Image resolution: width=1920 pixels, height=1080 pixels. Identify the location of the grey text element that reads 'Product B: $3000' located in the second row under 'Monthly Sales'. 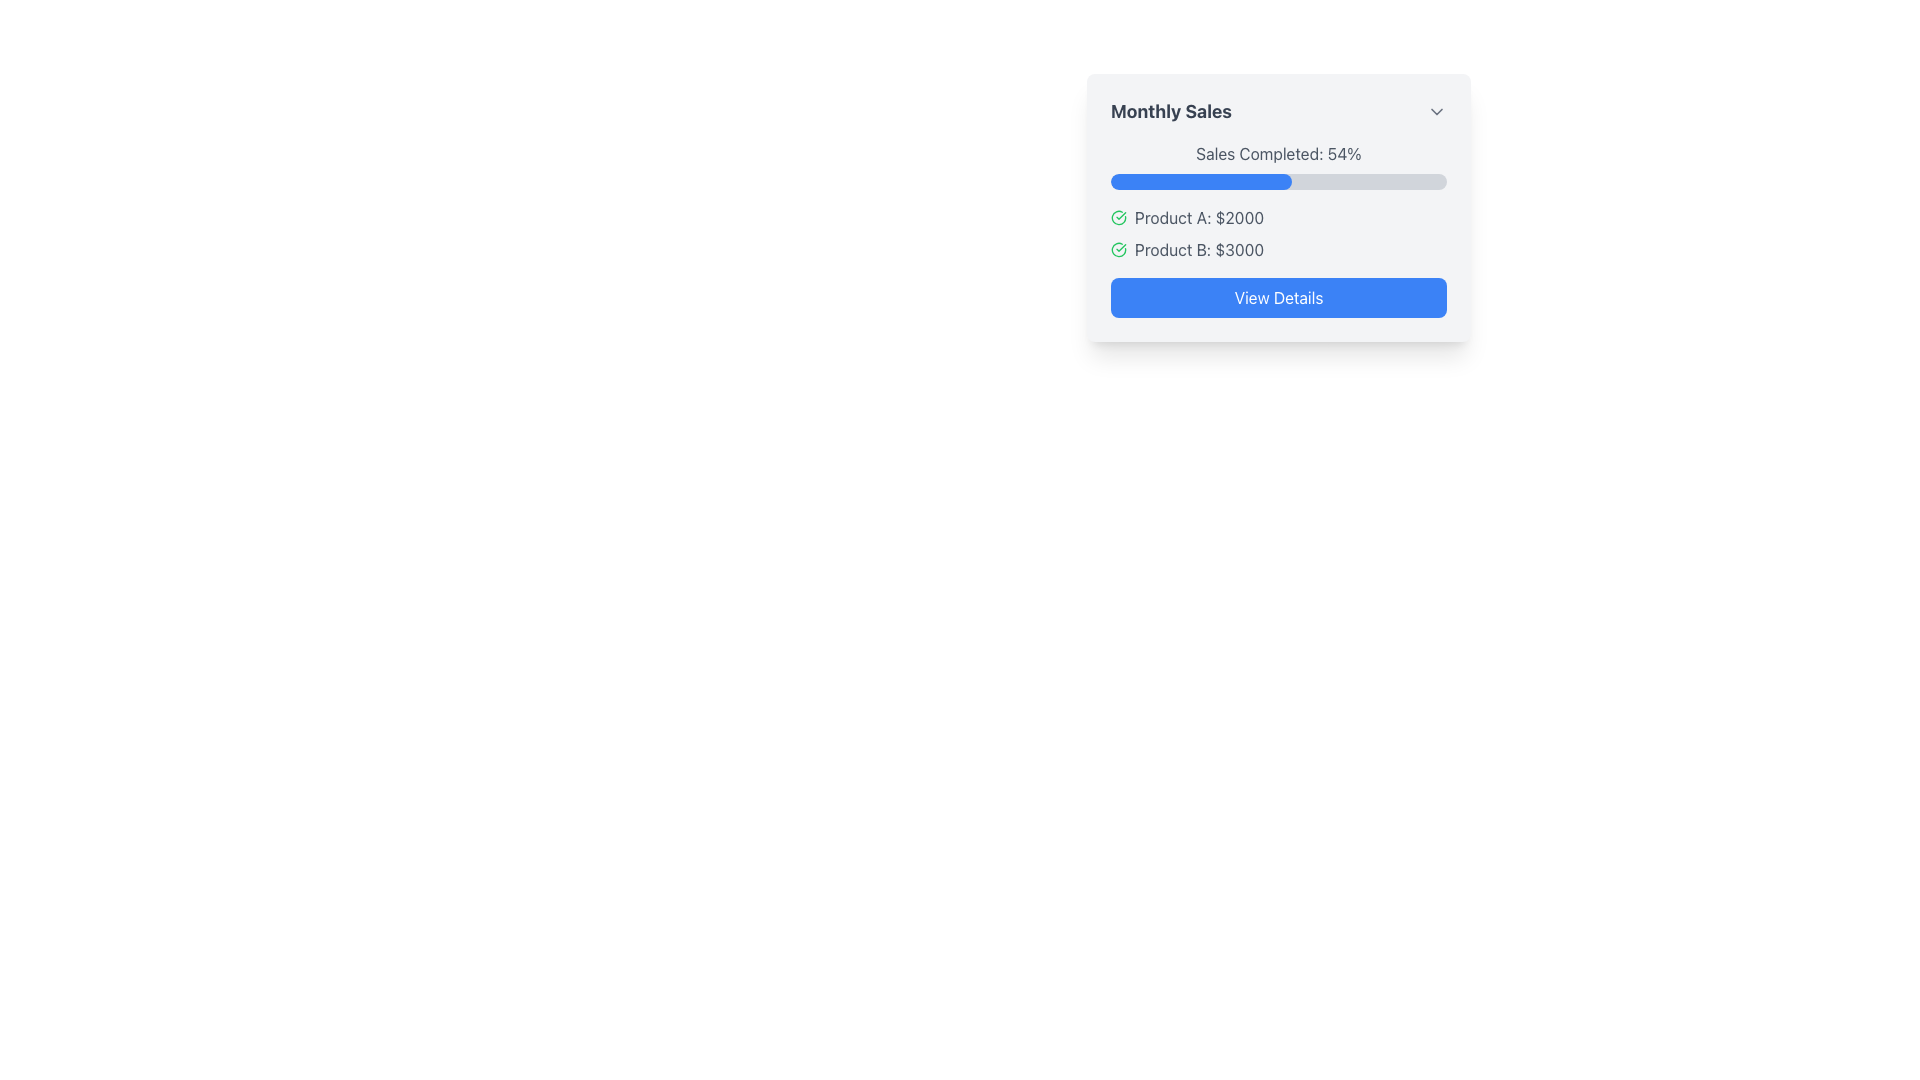
(1199, 249).